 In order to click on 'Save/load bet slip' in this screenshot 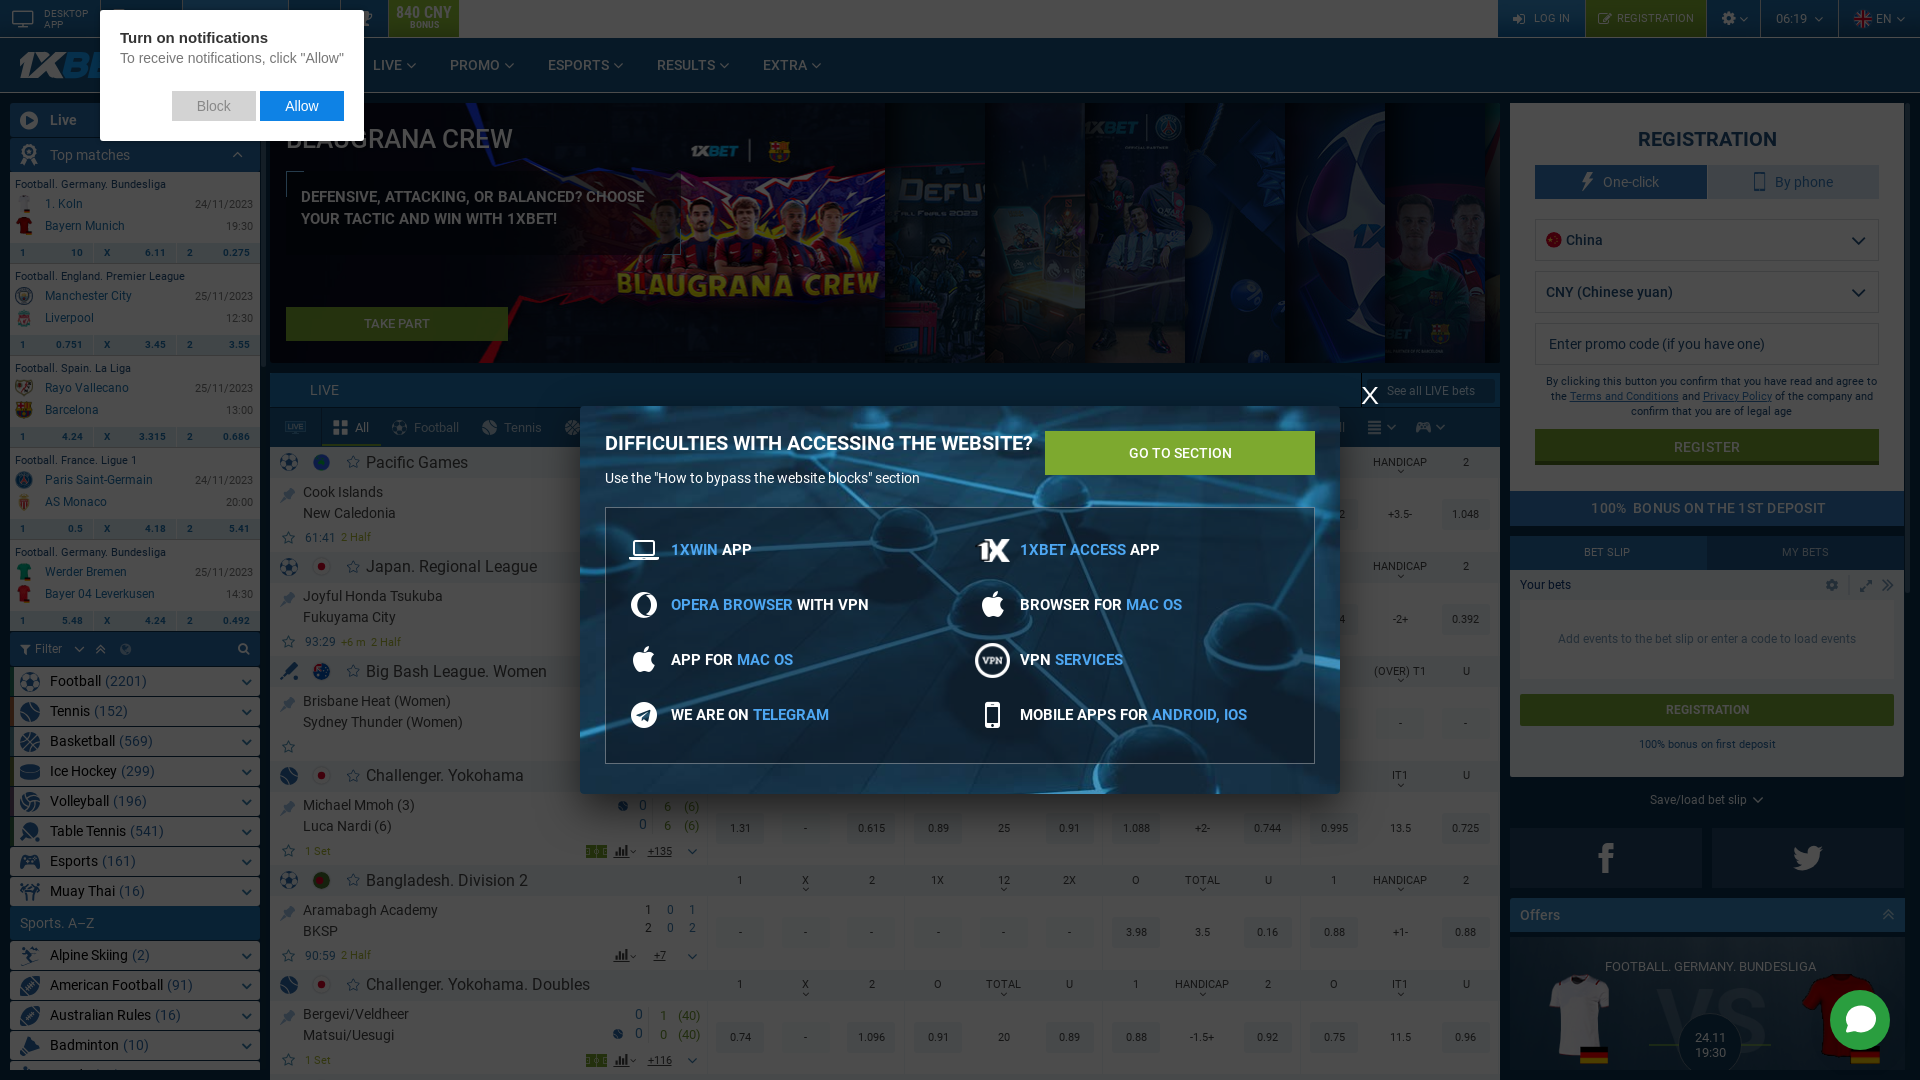, I will do `click(1706, 798)`.